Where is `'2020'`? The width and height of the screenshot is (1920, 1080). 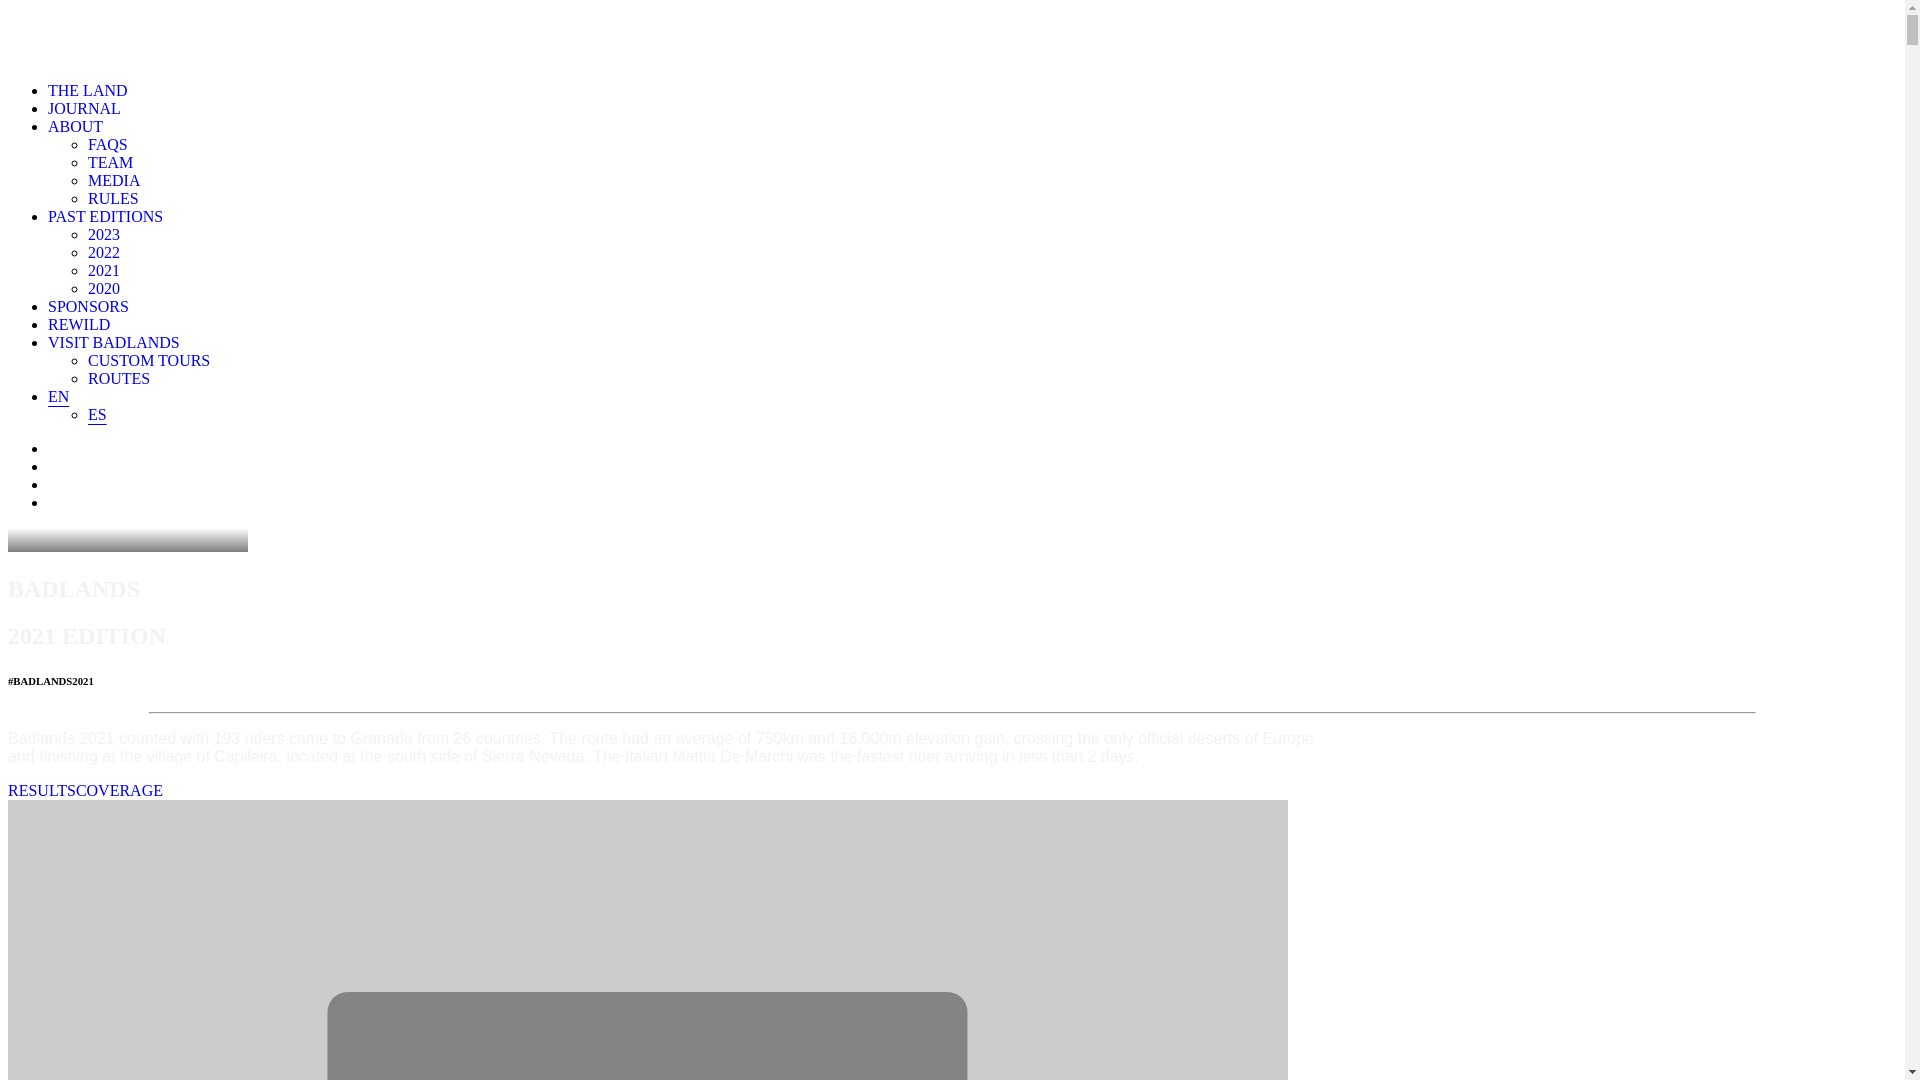
'2020' is located at coordinates (103, 288).